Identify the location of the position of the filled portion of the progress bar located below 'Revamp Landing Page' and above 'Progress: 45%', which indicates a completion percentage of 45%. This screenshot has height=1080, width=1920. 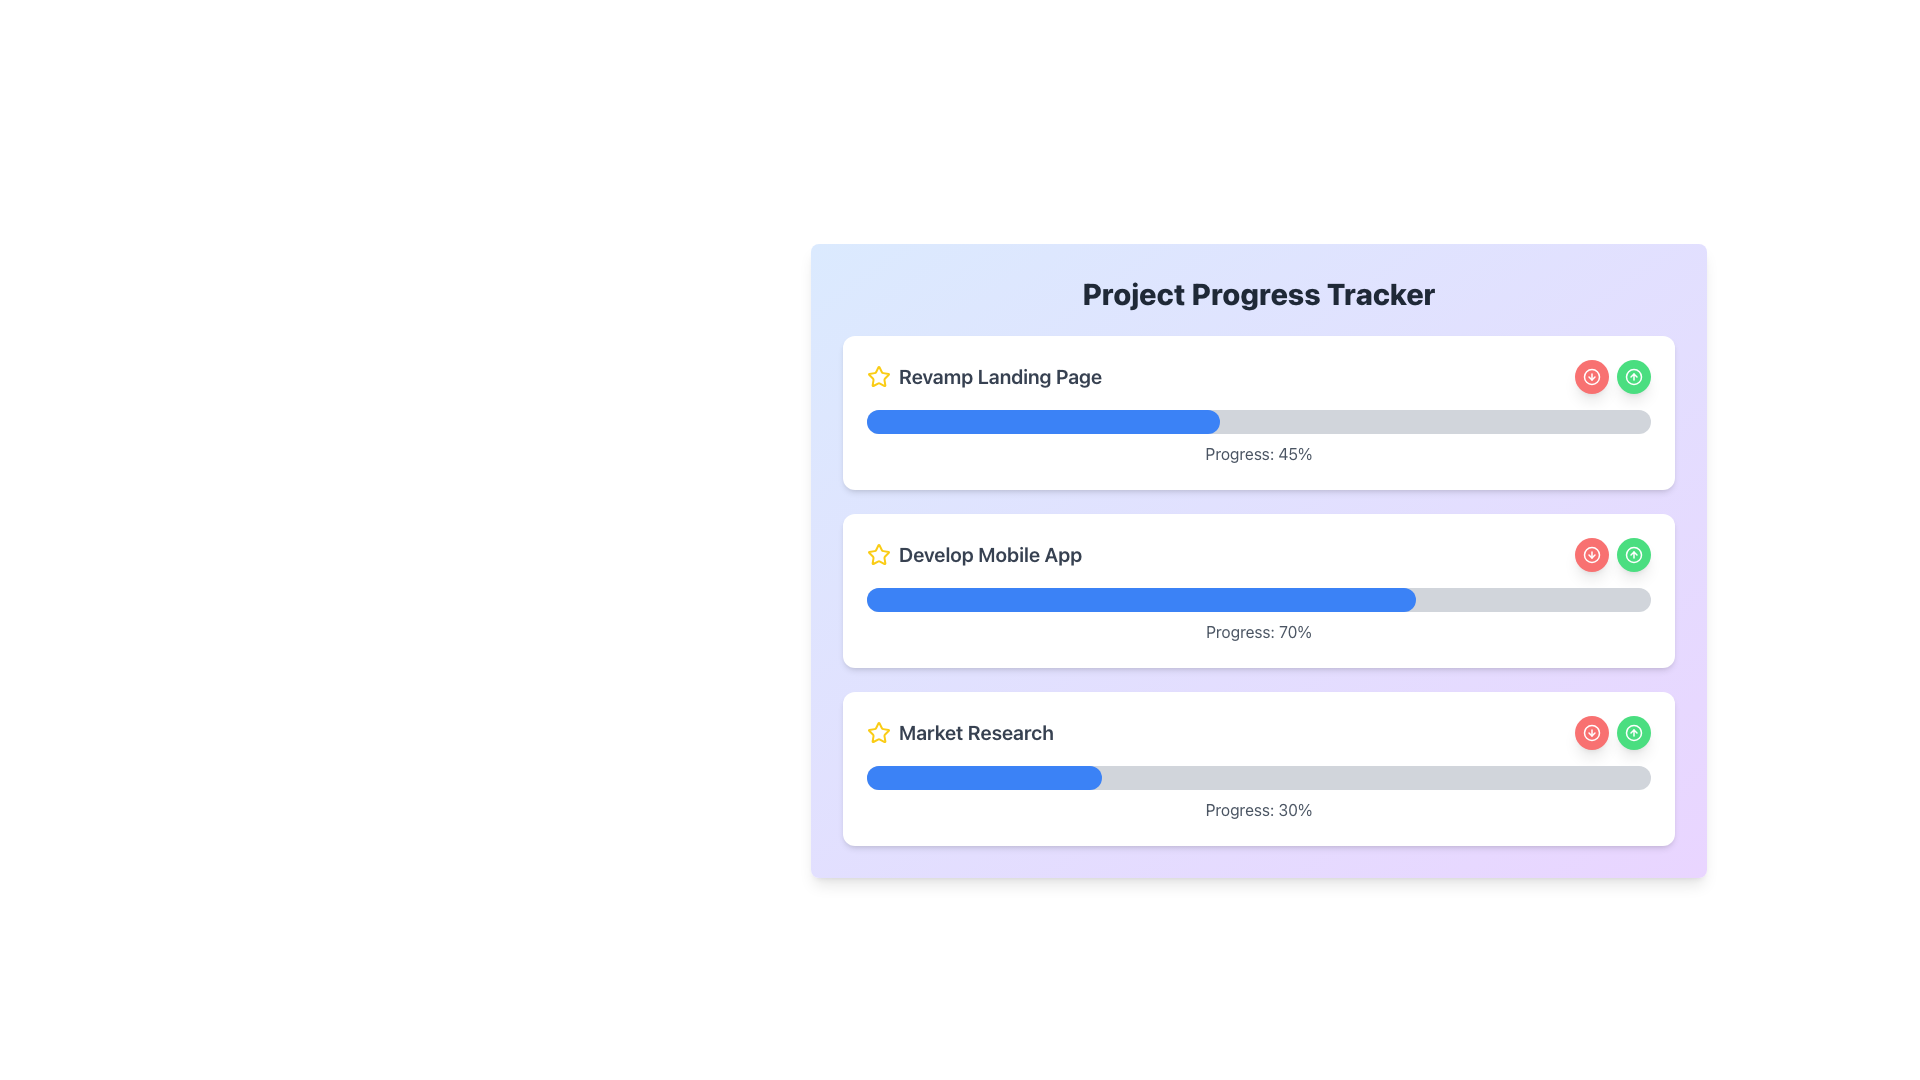
(1257, 420).